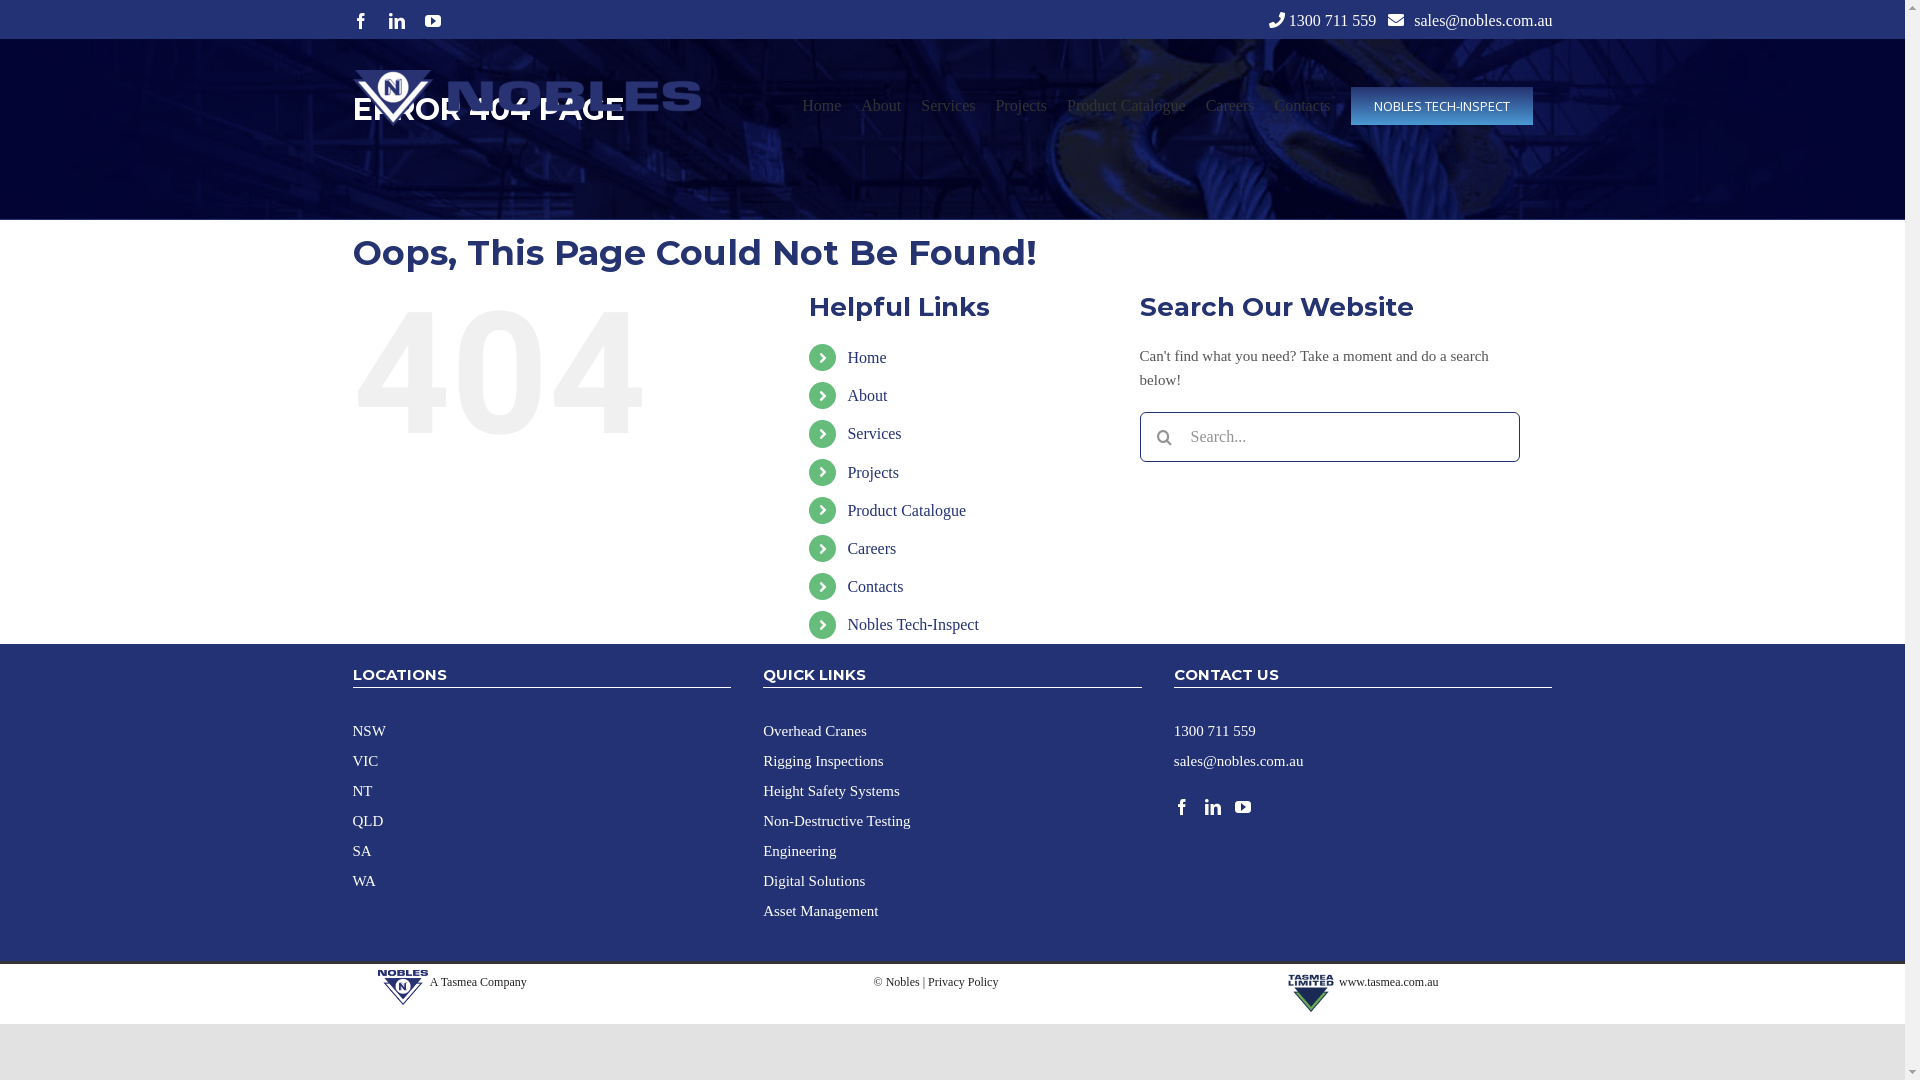  What do you see at coordinates (1237, 759) in the screenshot?
I see `'sales@nobles.com.au'` at bounding box center [1237, 759].